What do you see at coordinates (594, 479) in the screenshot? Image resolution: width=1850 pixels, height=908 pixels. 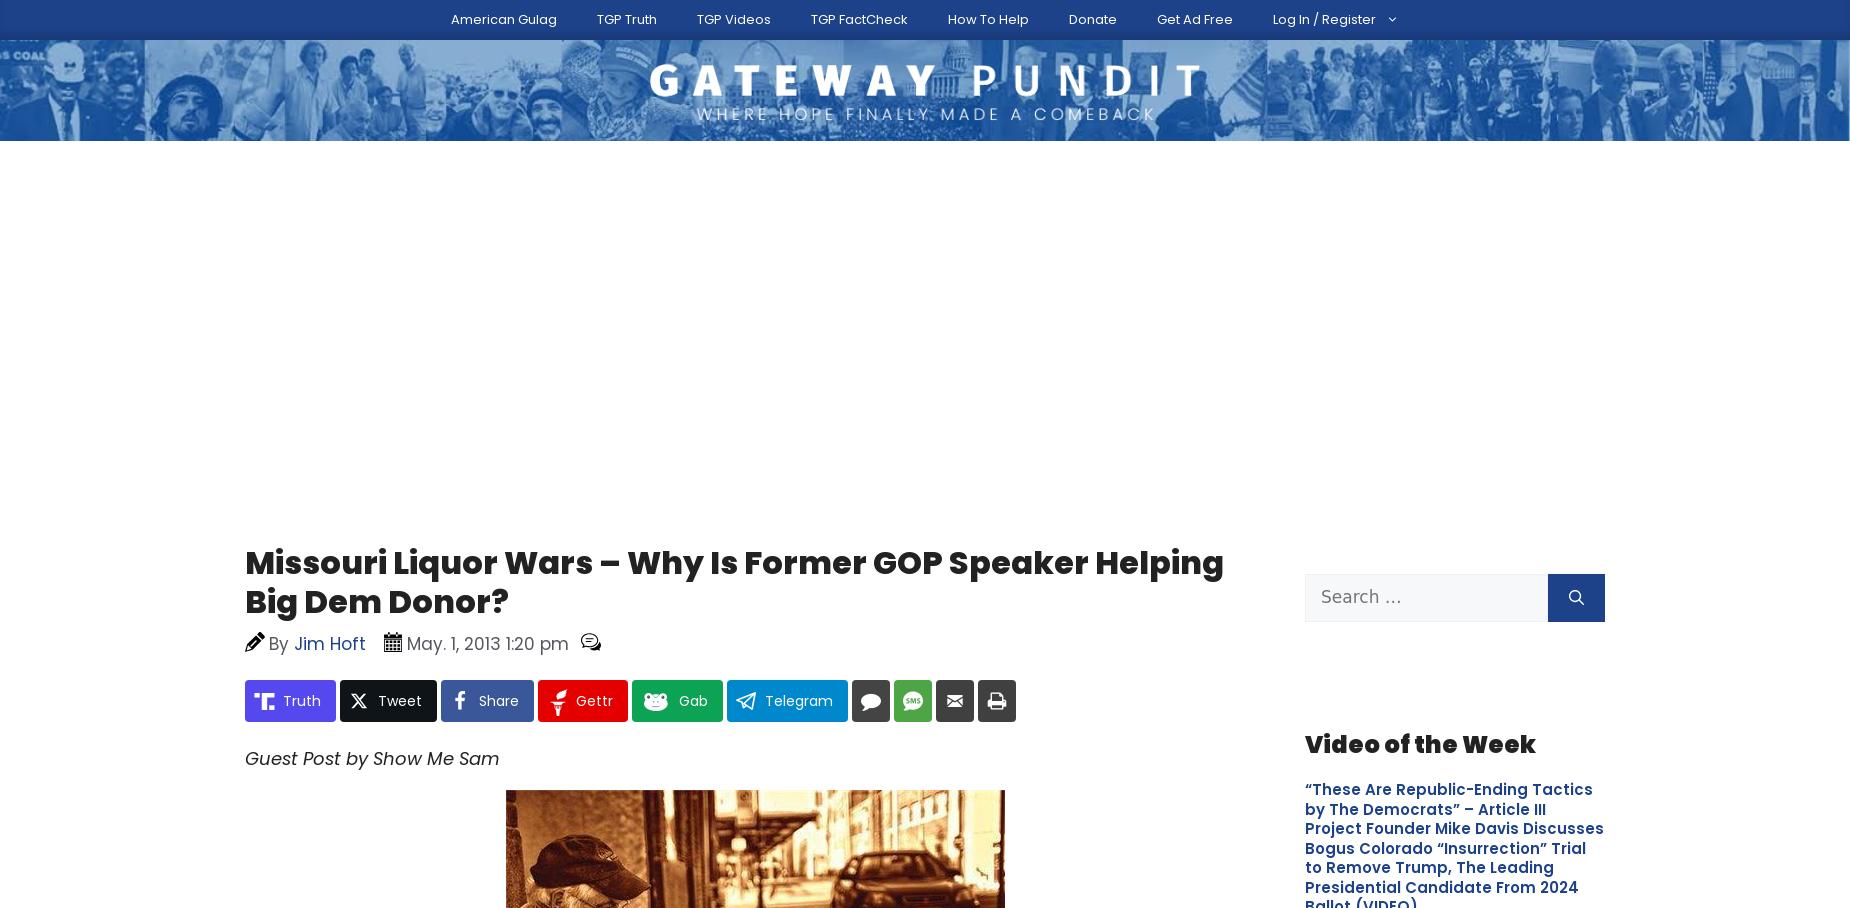 I see `'Did Your Mom Ever Make the Paper? Search Newspapers.com'` at bounding box center [594, 479].